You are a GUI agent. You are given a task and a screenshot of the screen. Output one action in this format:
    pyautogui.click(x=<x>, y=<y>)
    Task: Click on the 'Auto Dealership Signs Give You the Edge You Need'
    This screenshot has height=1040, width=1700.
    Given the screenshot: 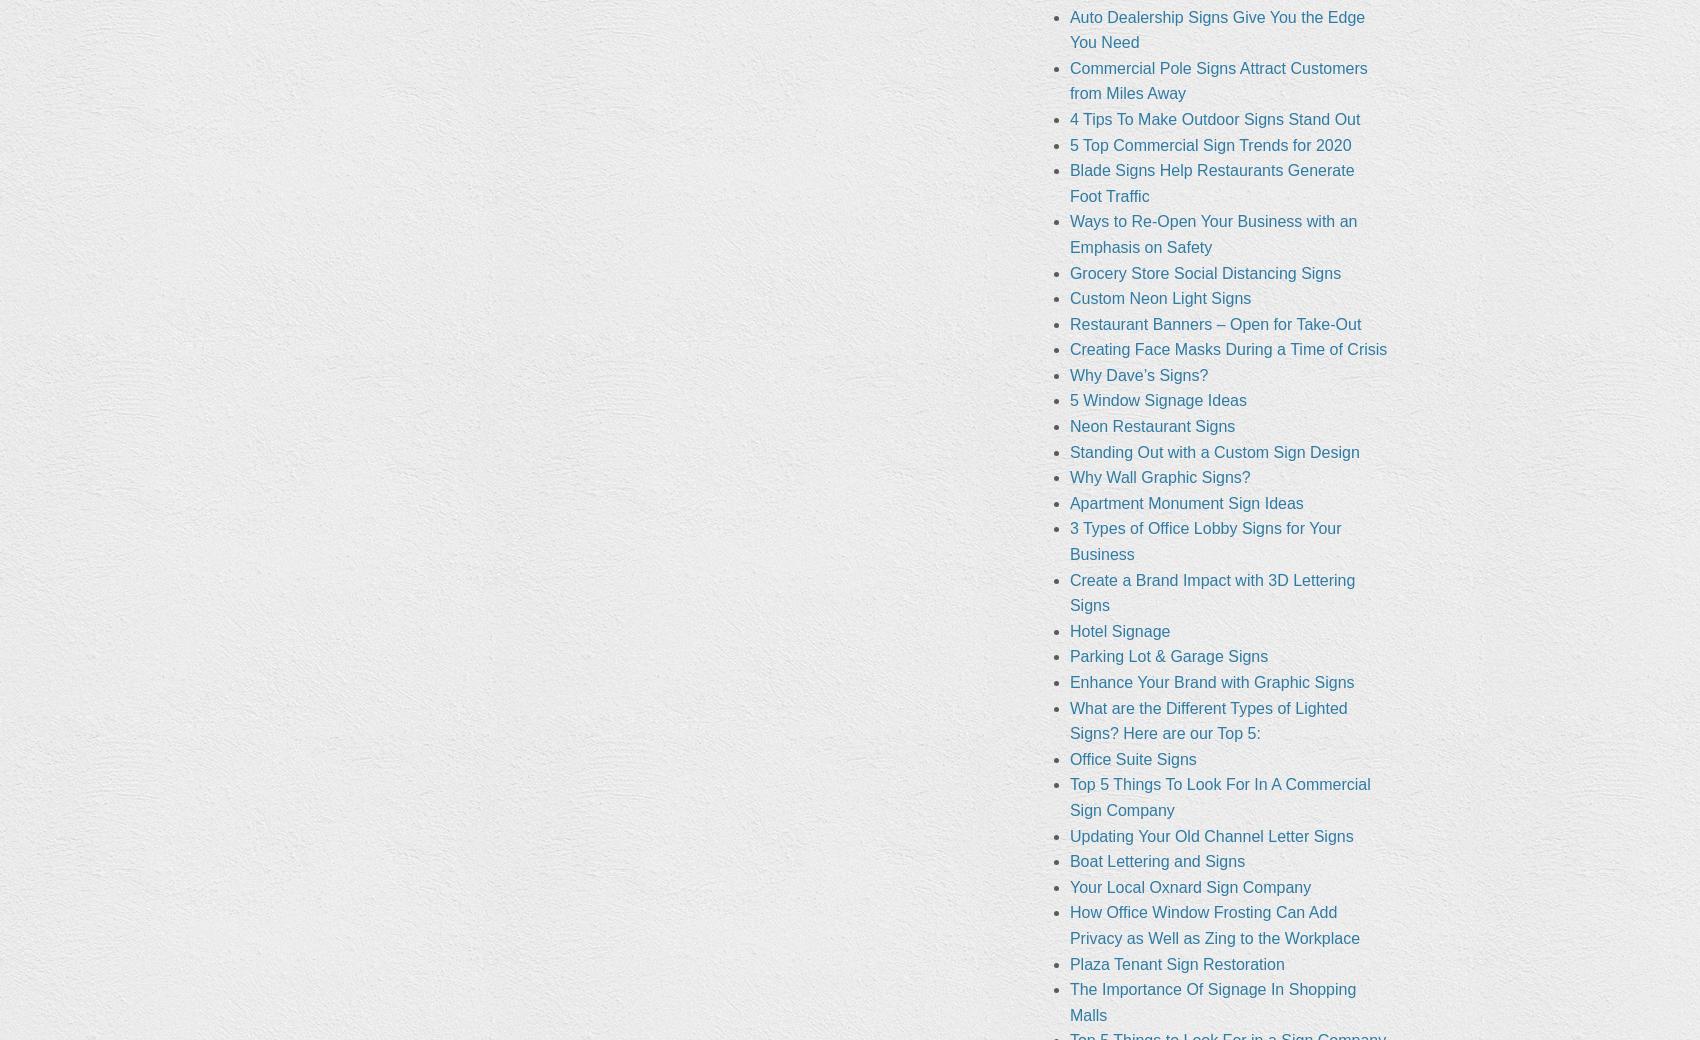 What is the action you would take?
    pyautogui.click(x=1068, y=28)
    